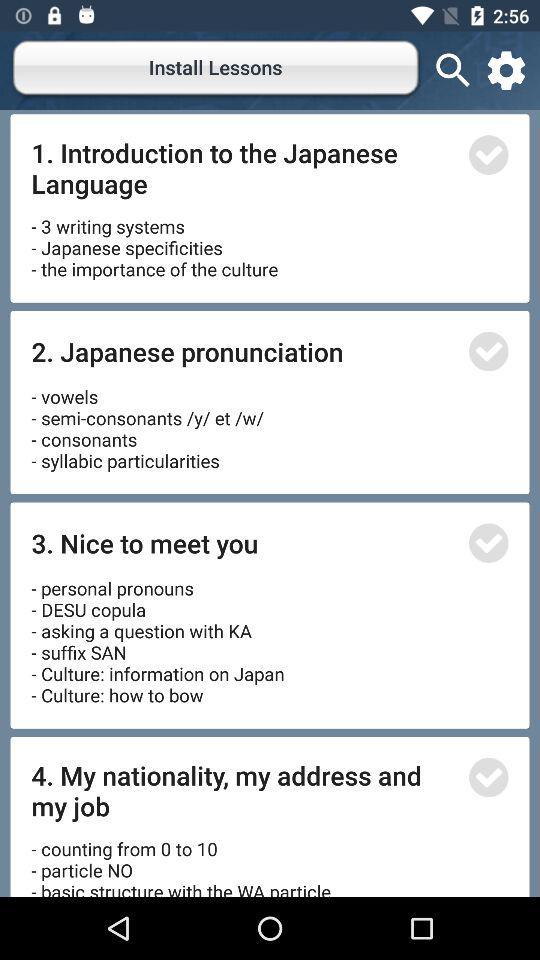 The width and height of the screenshot is (540, 960). What do you see at coordinates (487, 154) in the screenshot?
I see `lesson` at bounding box center [487, 154].